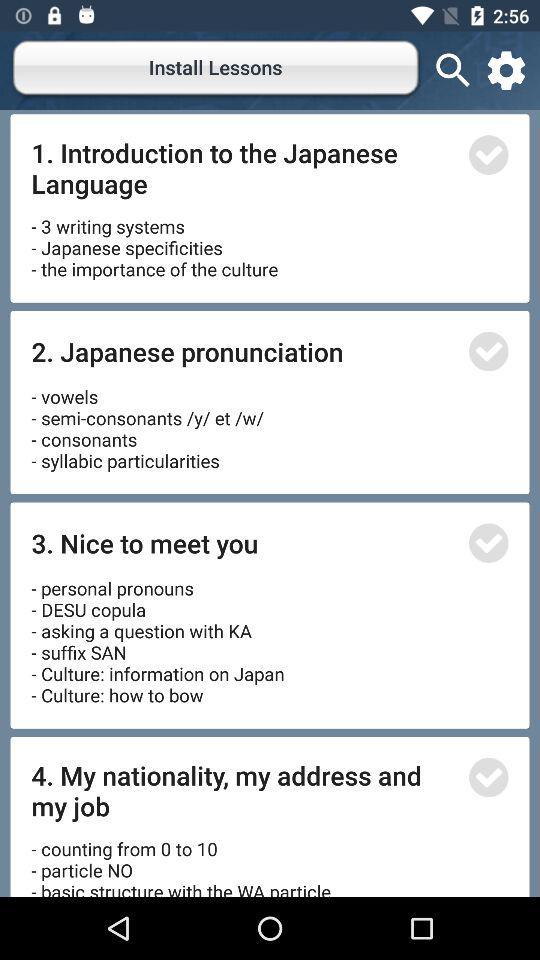 The width and height of the screenshot is (540, 960). What do you see at coordinates (487, 154) in the screenshot?
I see `lesson` at bounding box center [487, 154].